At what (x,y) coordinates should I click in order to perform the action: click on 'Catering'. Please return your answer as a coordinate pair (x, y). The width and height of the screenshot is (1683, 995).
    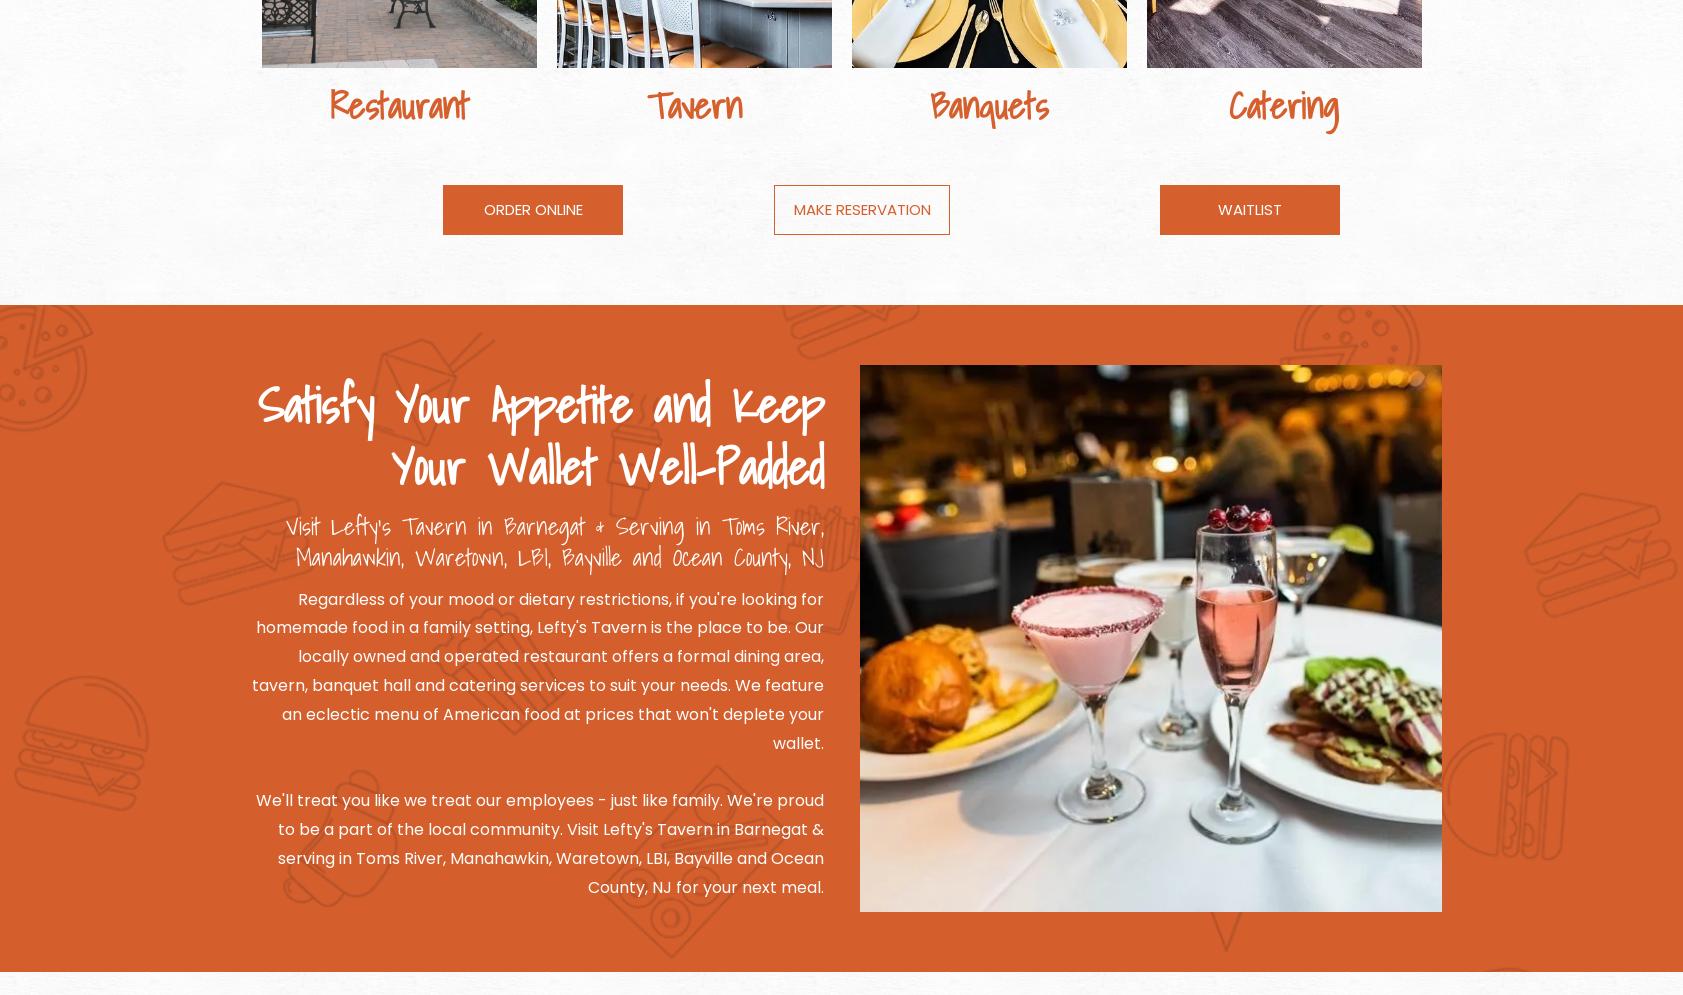
    Looking at the image, I should click on (1282, 104).